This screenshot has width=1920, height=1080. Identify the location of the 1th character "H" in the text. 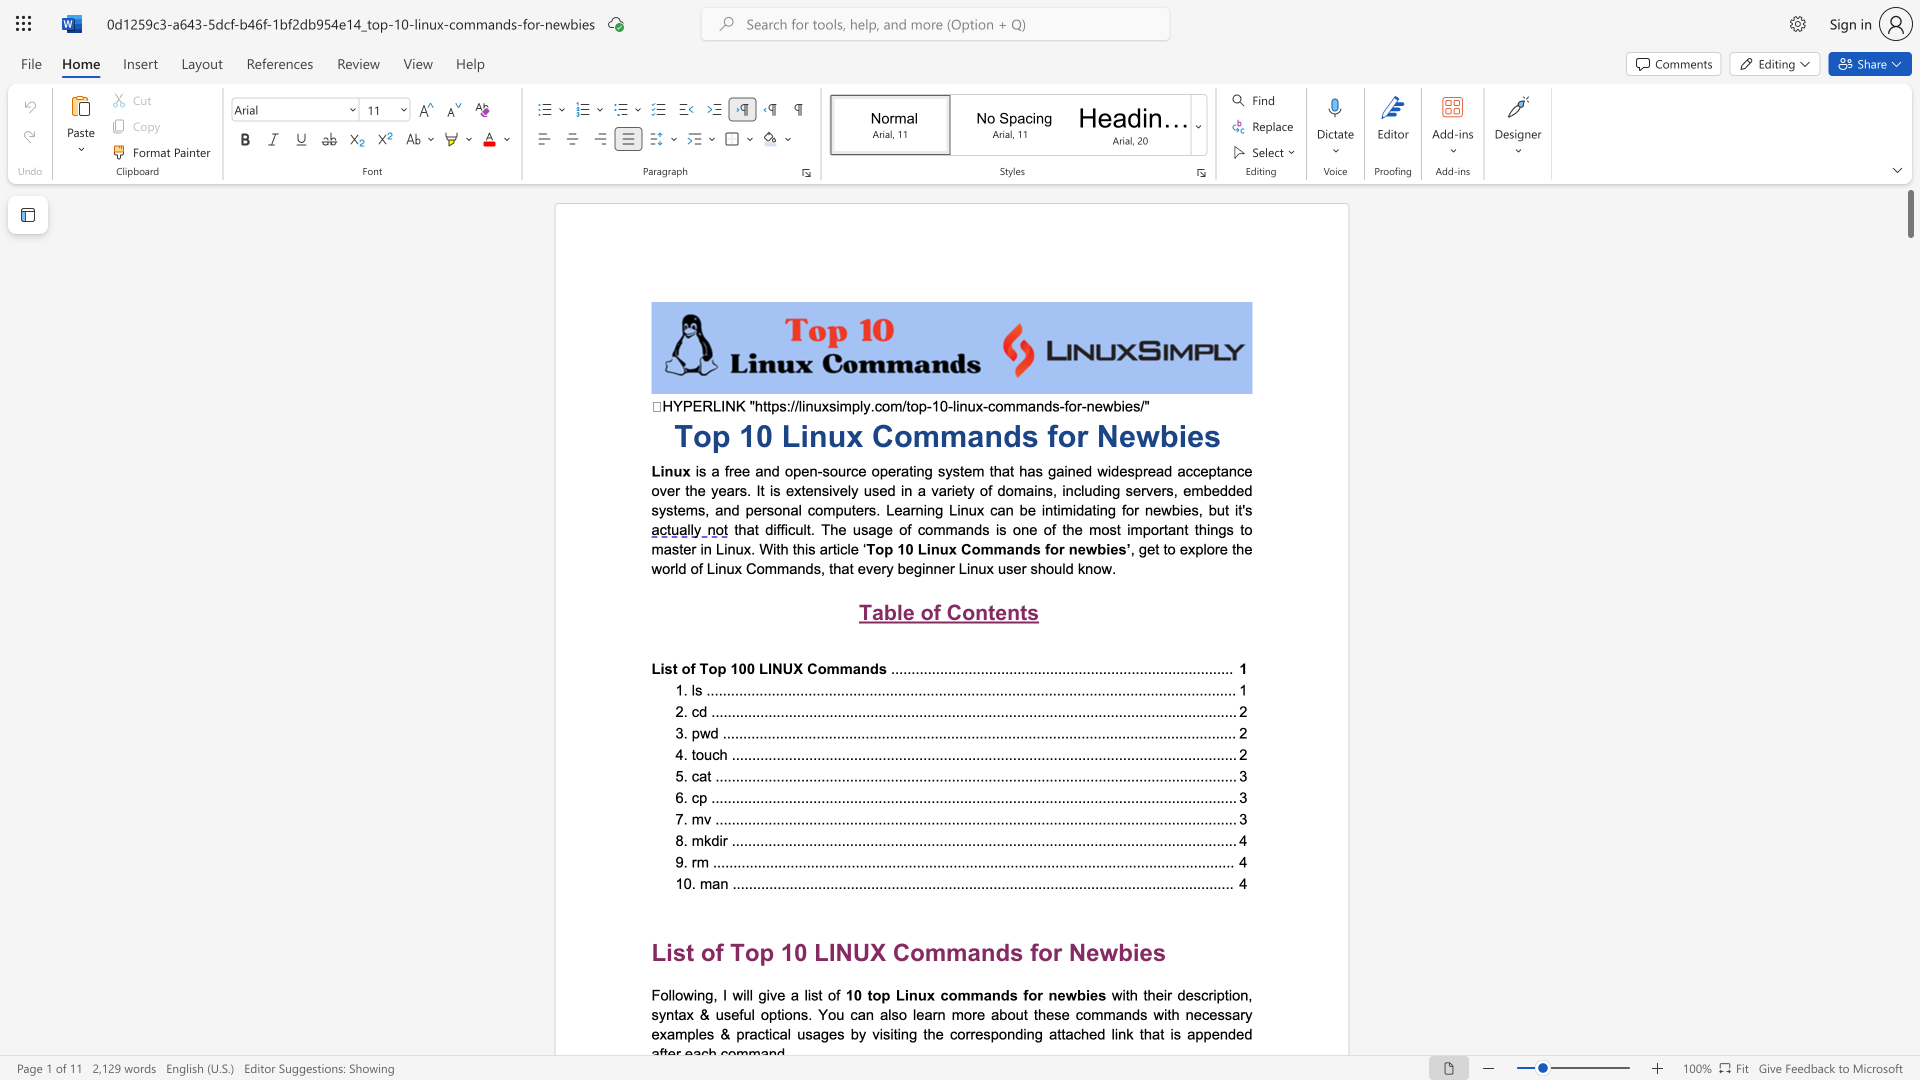
(667, 405).